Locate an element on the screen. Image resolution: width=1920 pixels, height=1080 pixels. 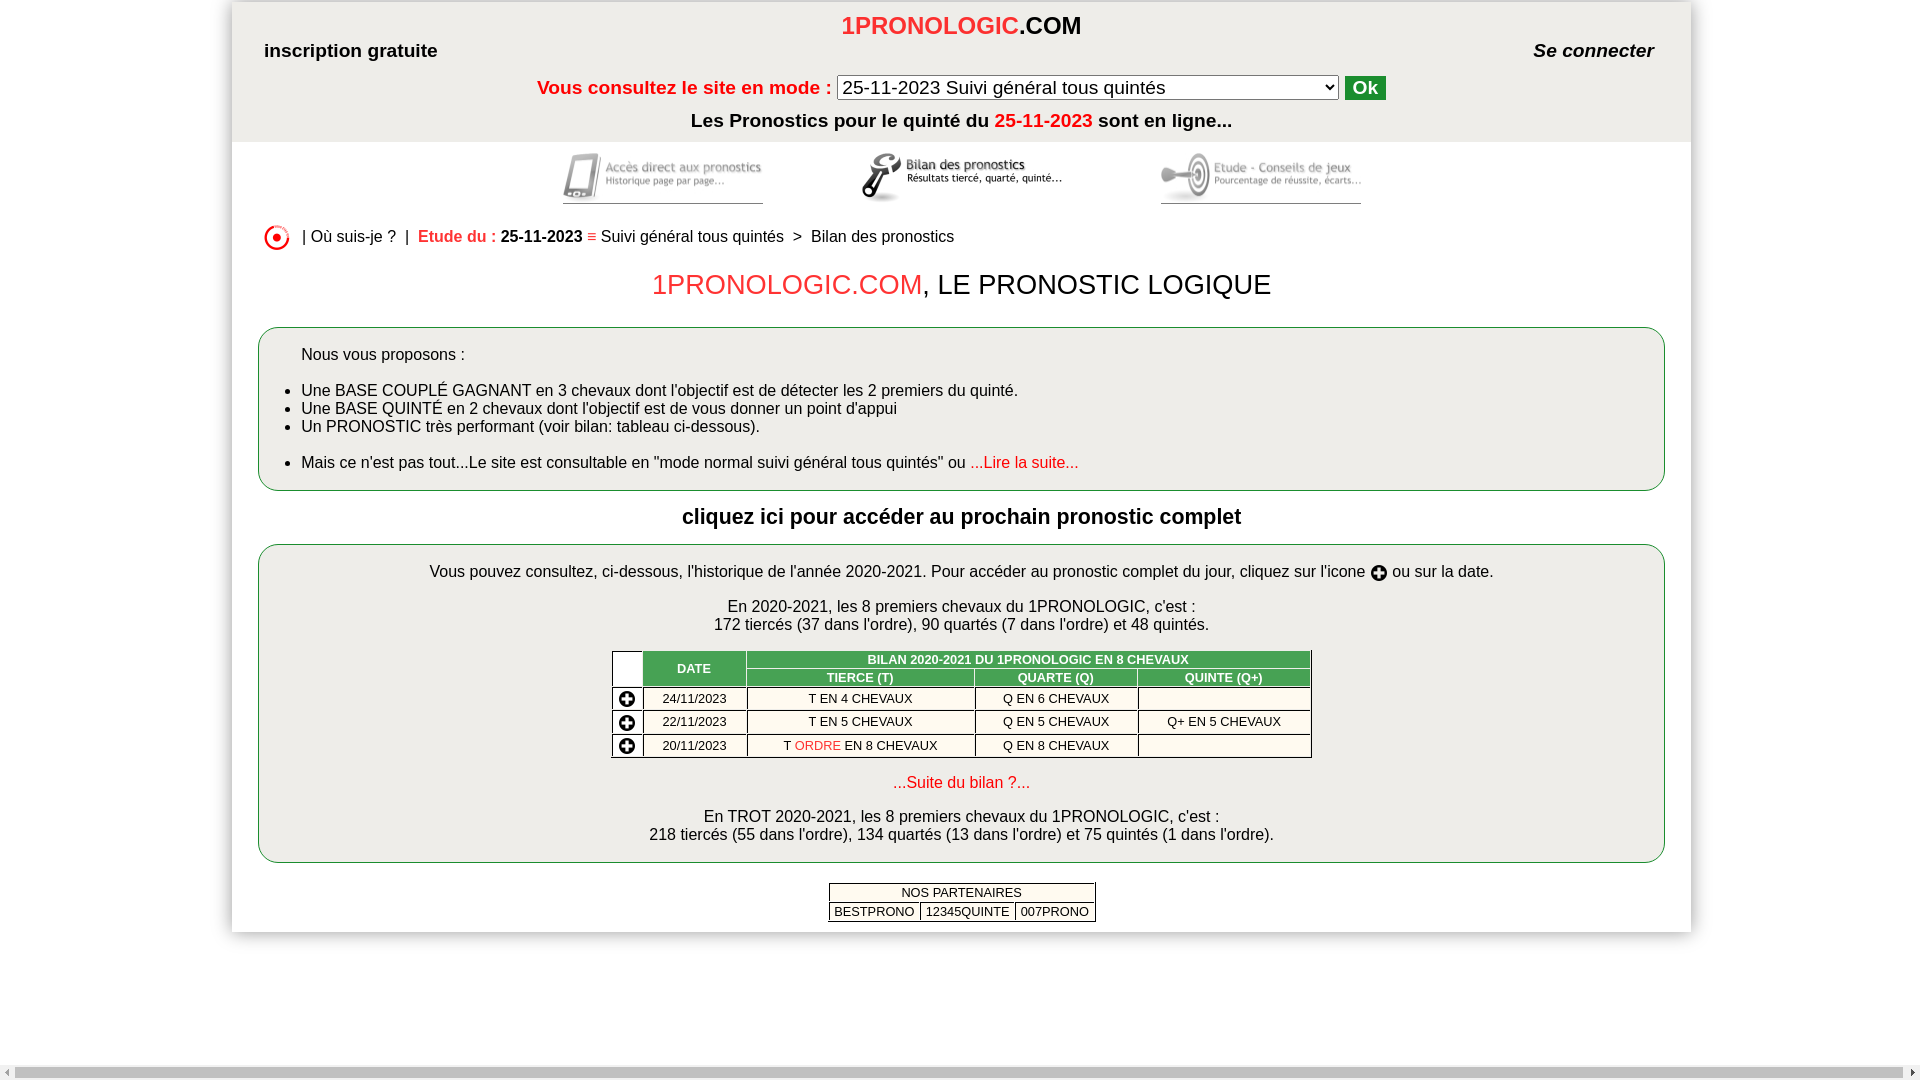
' BESTPRONO ' is located at coordinates (874, 911).